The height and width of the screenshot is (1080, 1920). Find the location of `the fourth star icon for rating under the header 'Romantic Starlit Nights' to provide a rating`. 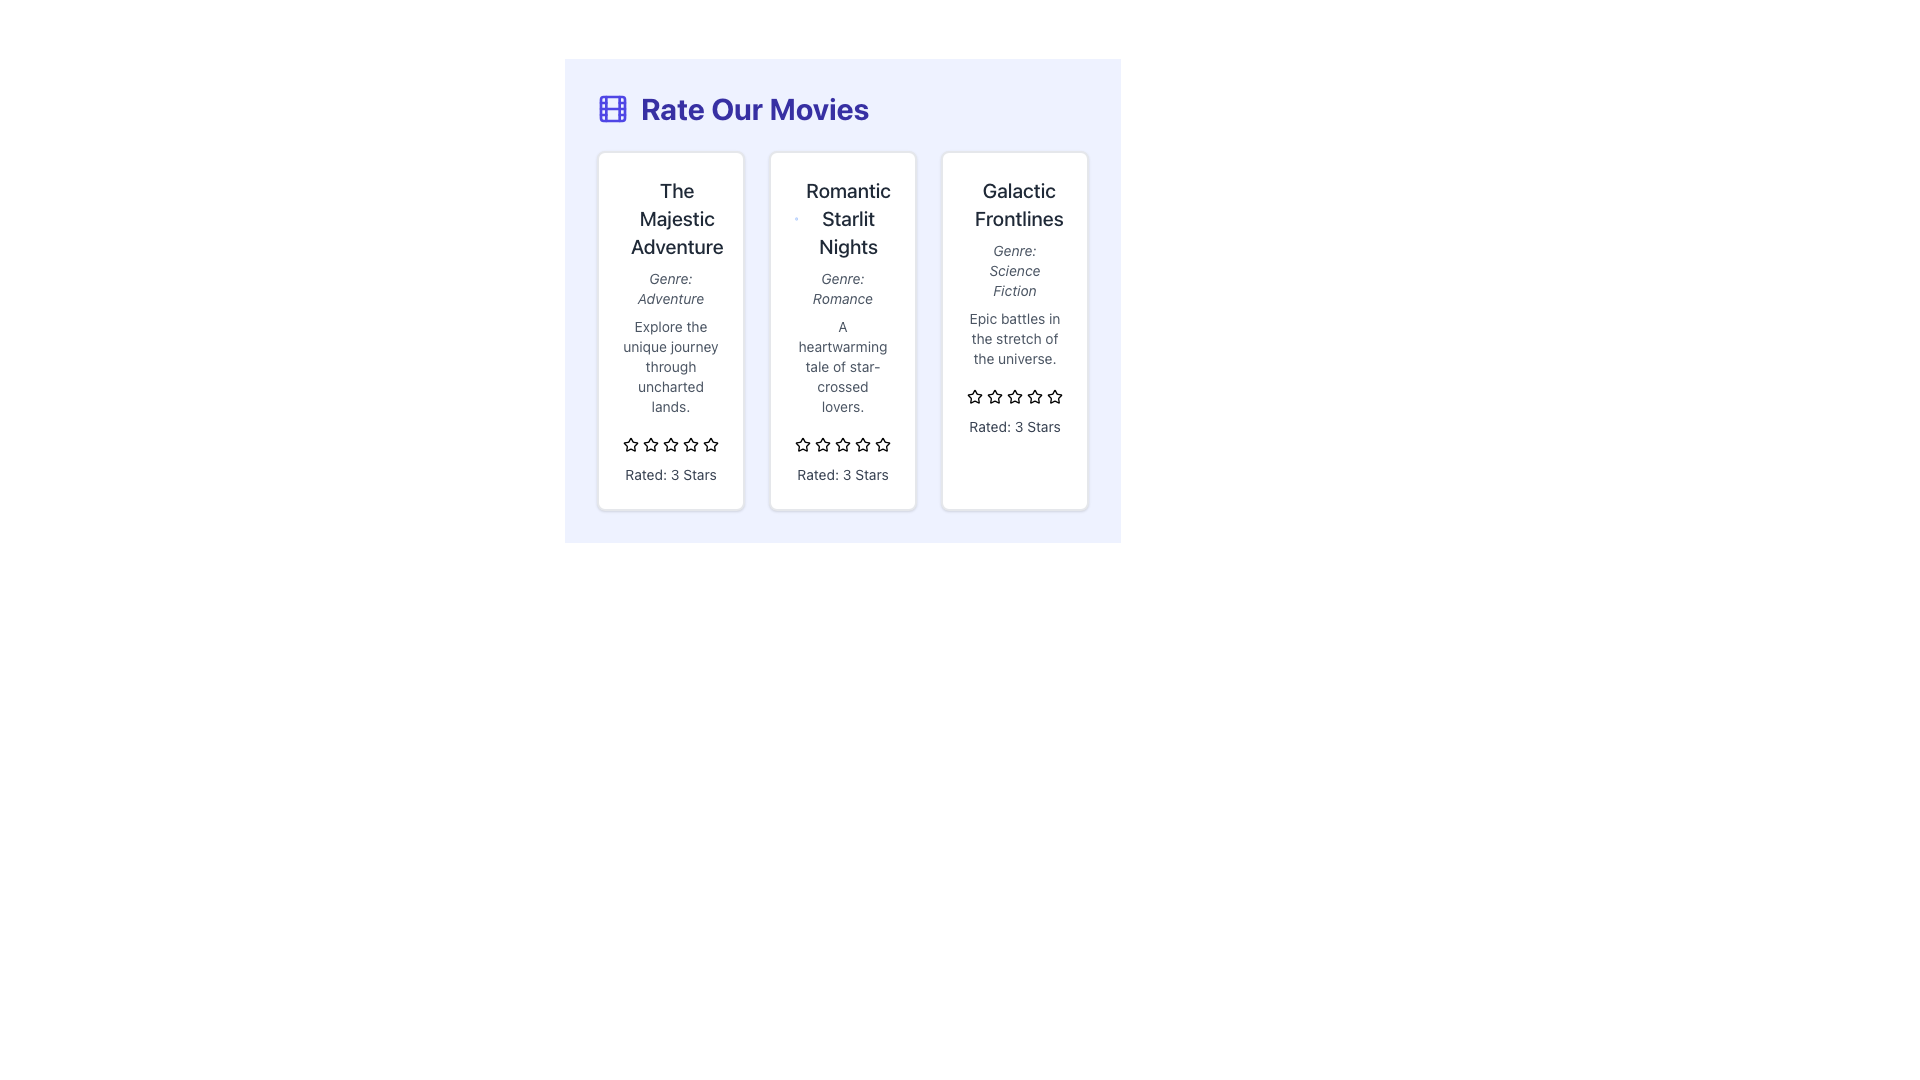

the fourth star icon for rating under the header 'Romantic Starlit Nights' to provide a rating is located at coordinates (863, 443).